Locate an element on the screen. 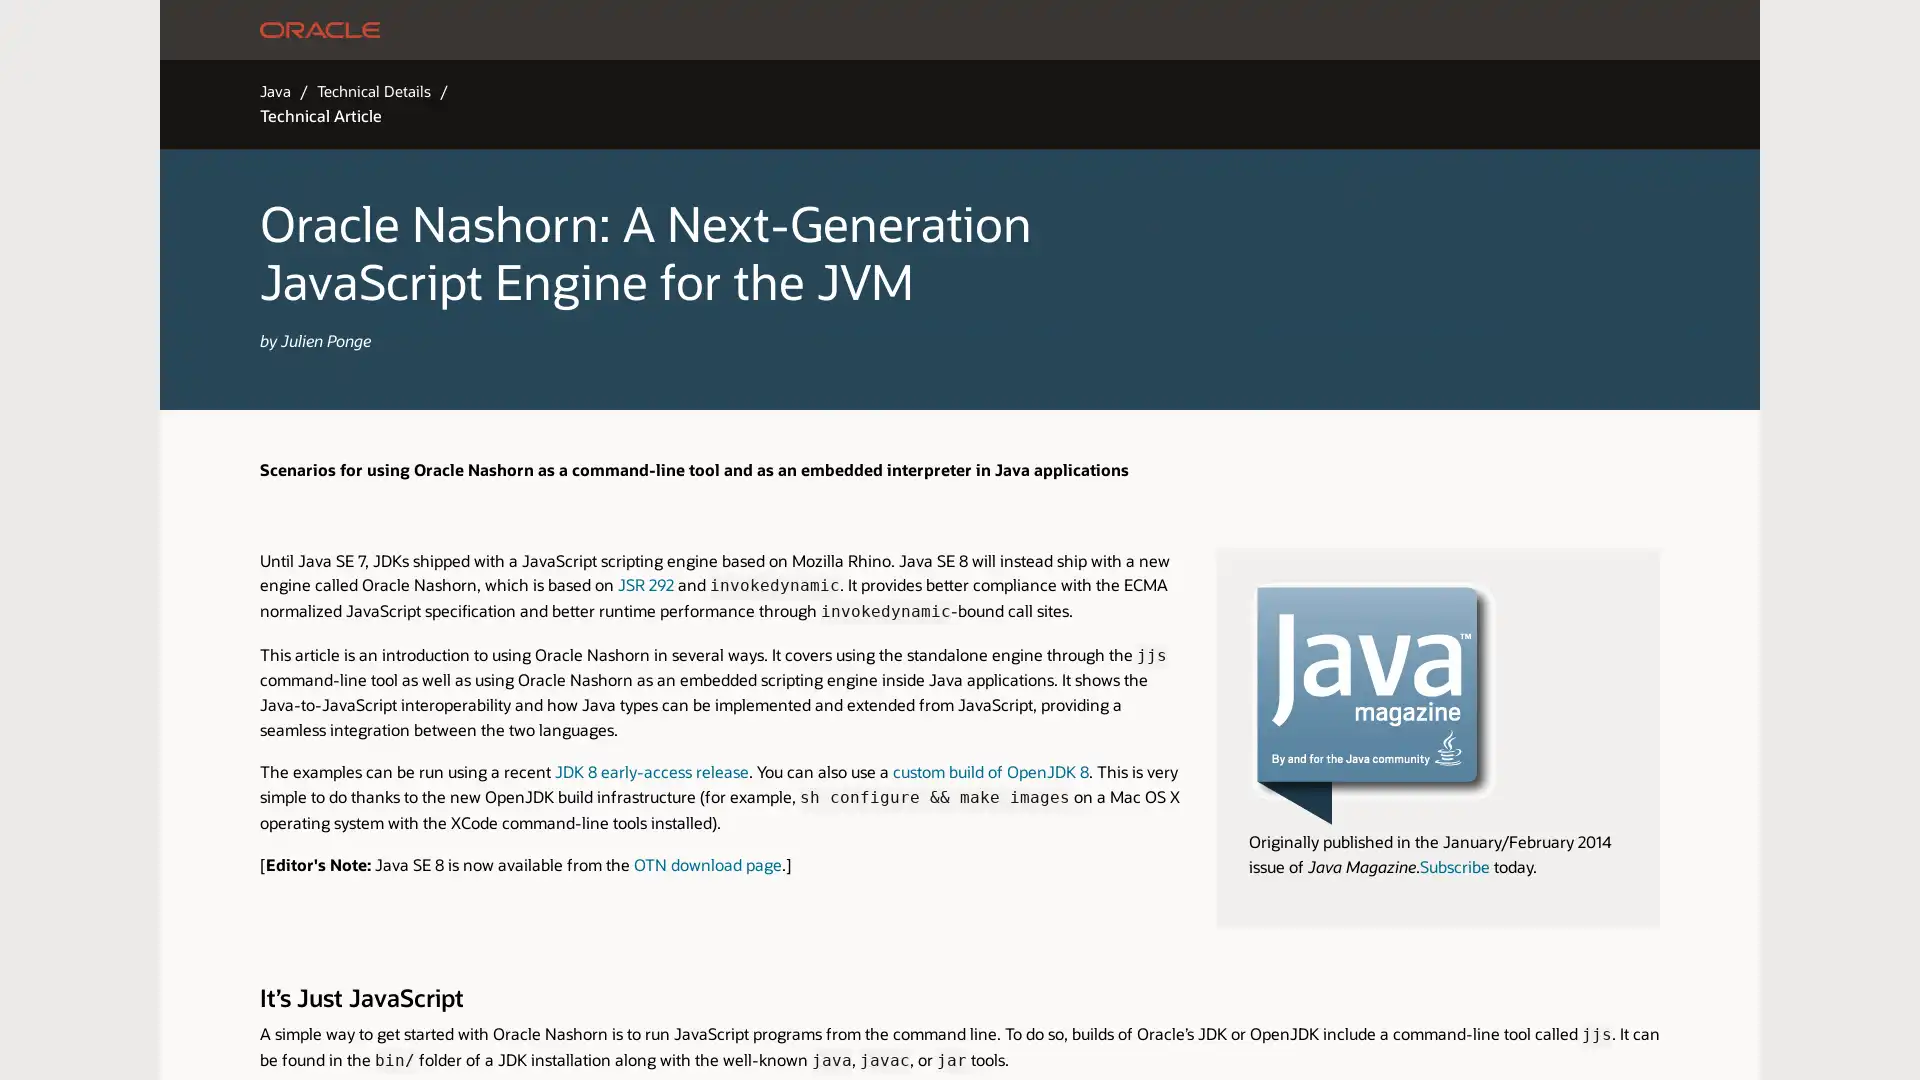 This screenshot has height=1080, width=1920. View Accounts is located at coordinates (1413, 30).